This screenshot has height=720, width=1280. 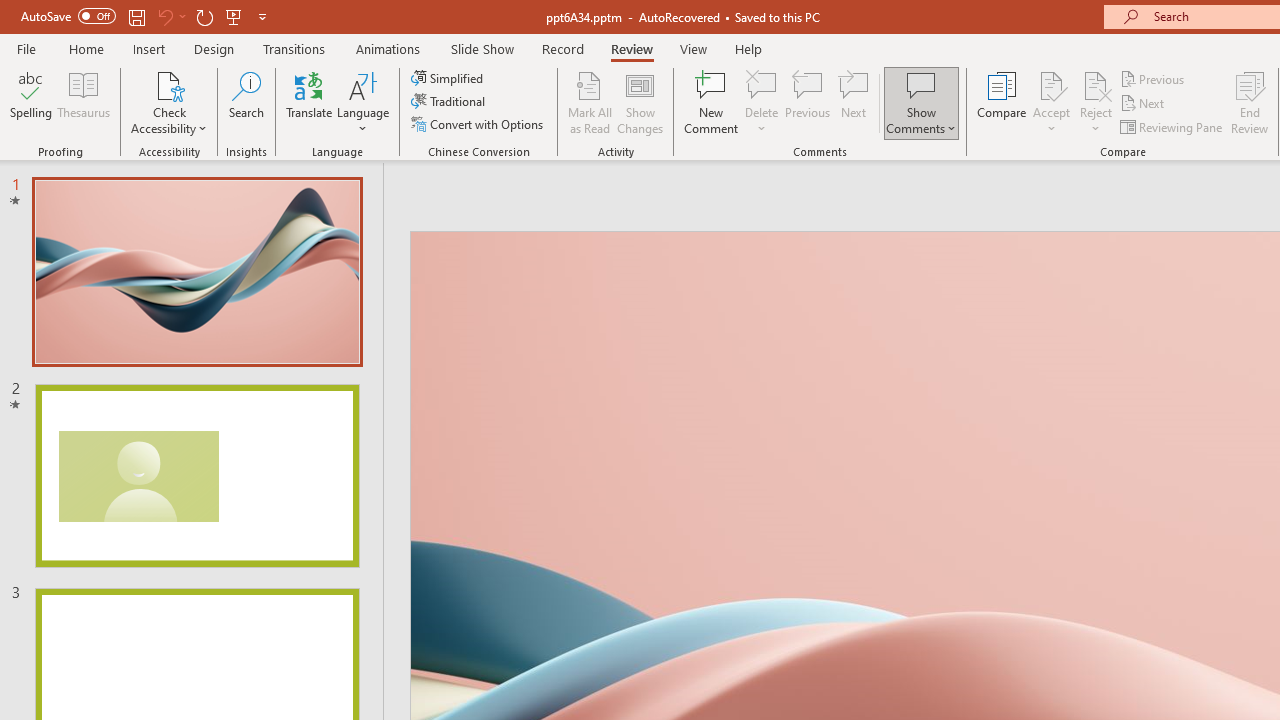 What do you see at coordinates (1050, 103) in the screenshot?
I see `'Accept'` at bounding box center [1050, 103].